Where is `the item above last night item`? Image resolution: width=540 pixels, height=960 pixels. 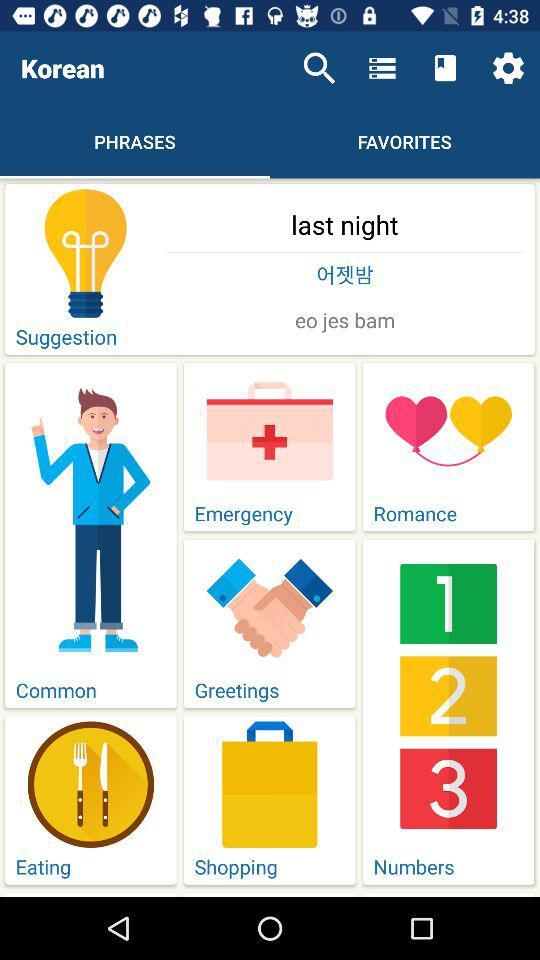
the item above last night item is located at coordinates (319, 68).